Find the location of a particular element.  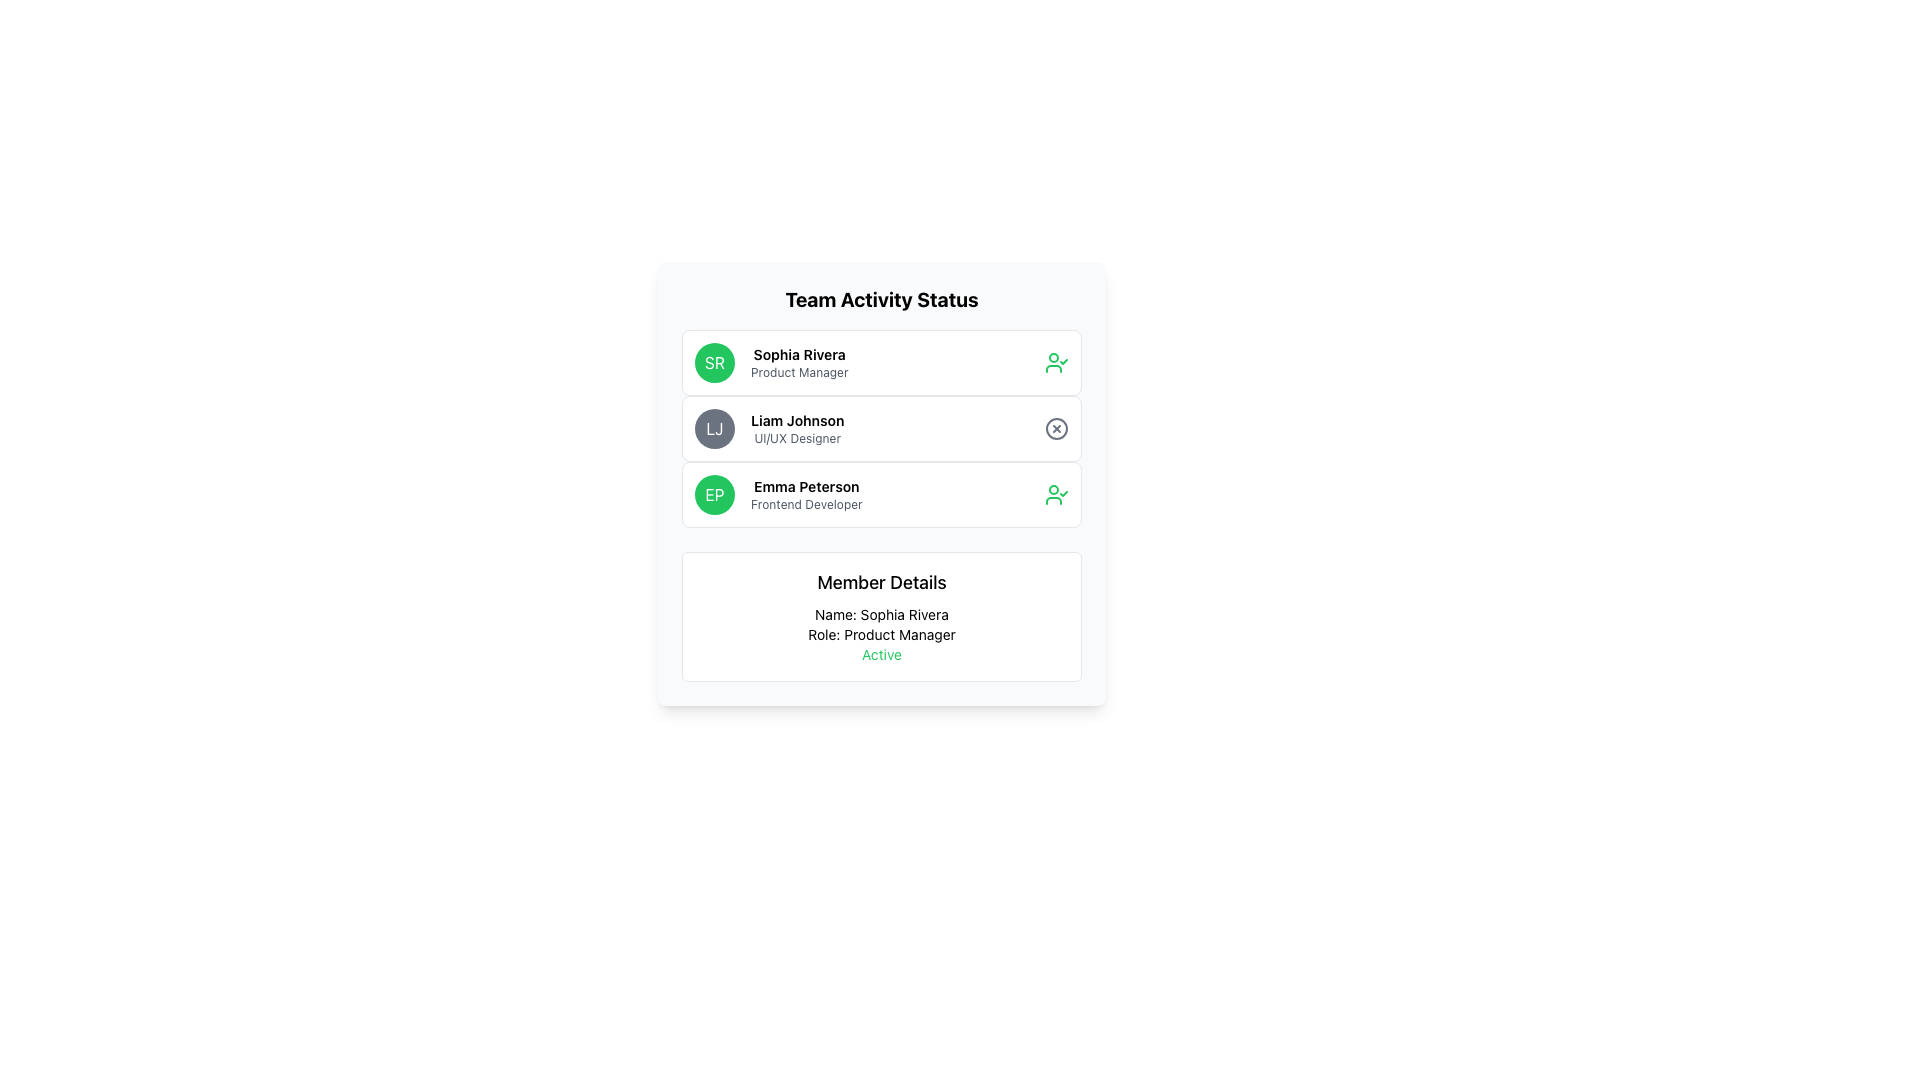

the circled 'X' icon button located to the right of 'Liam Johnson' in the 'Team Activity Status' card is located at coordinates (1055, 427).